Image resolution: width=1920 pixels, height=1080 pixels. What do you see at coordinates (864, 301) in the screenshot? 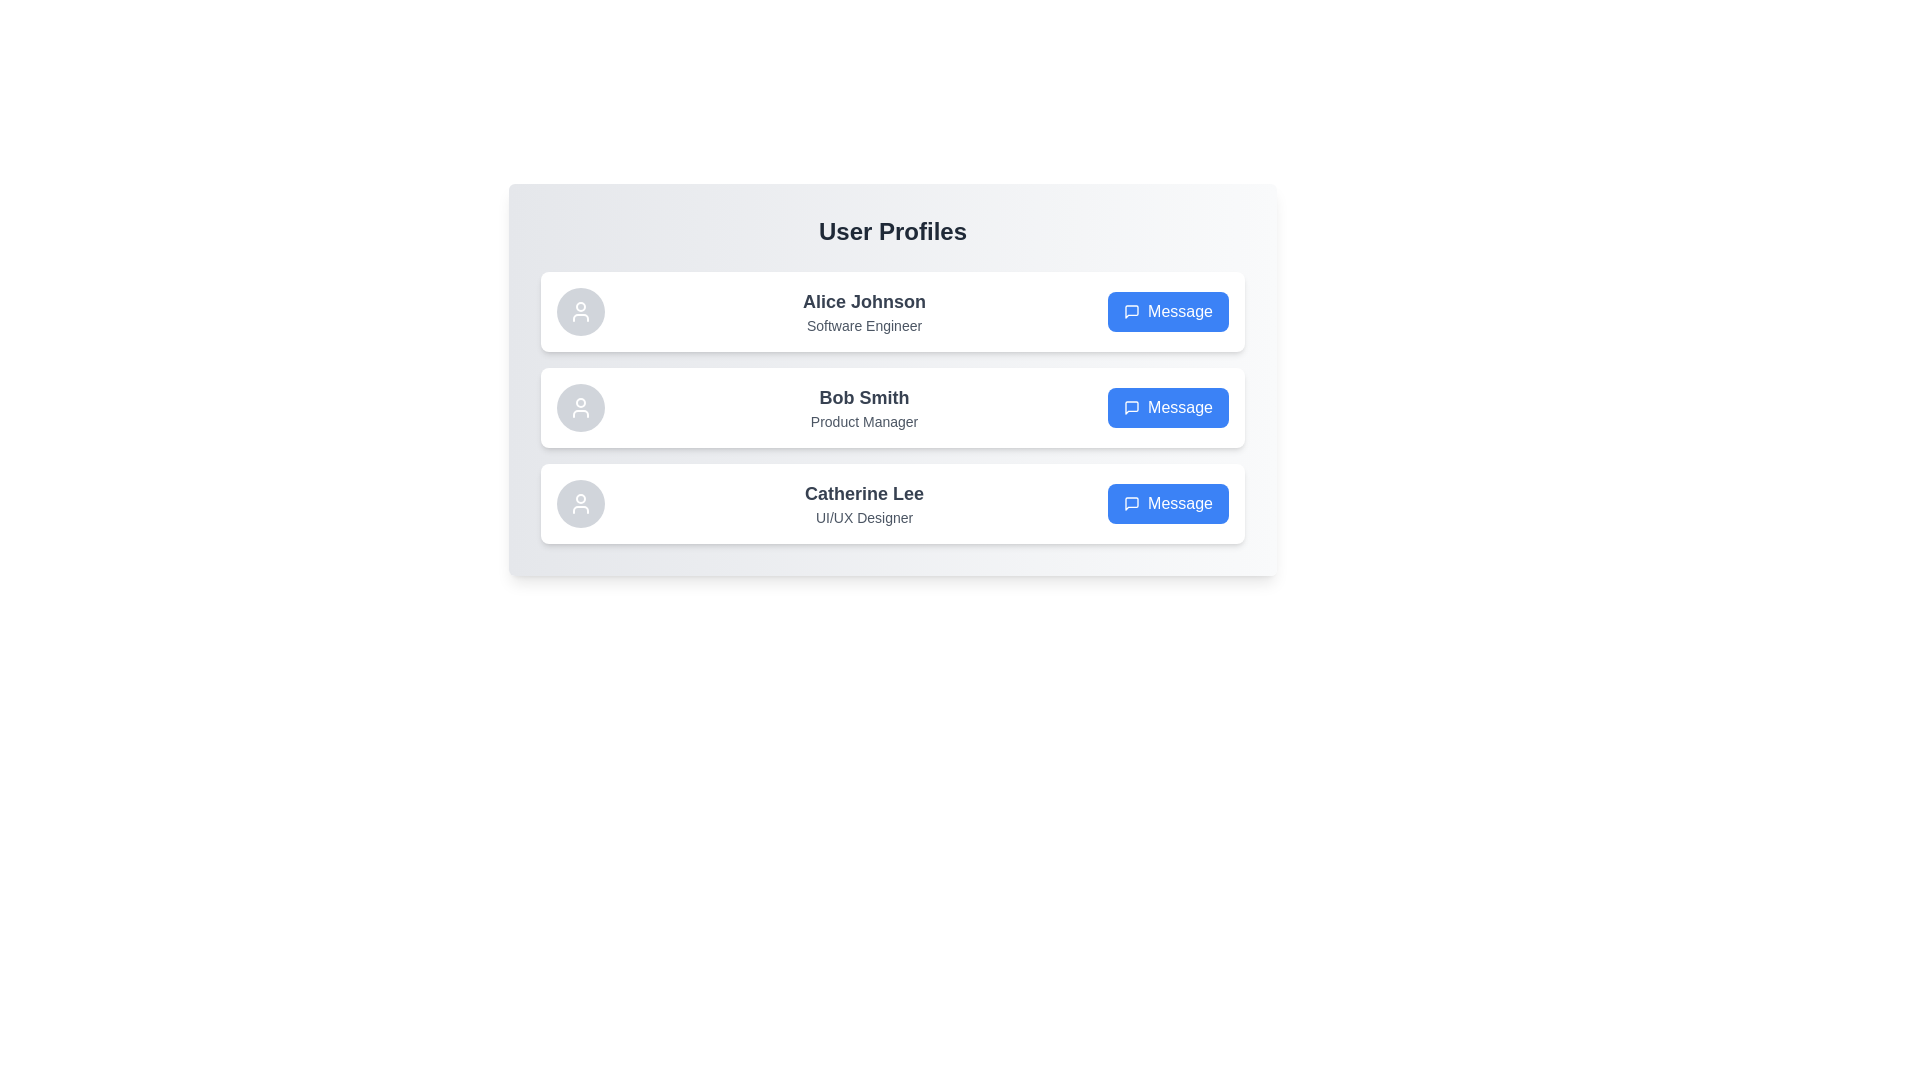
I see `the text of Alice Johnson to select it` at bounding box center [864, 301].